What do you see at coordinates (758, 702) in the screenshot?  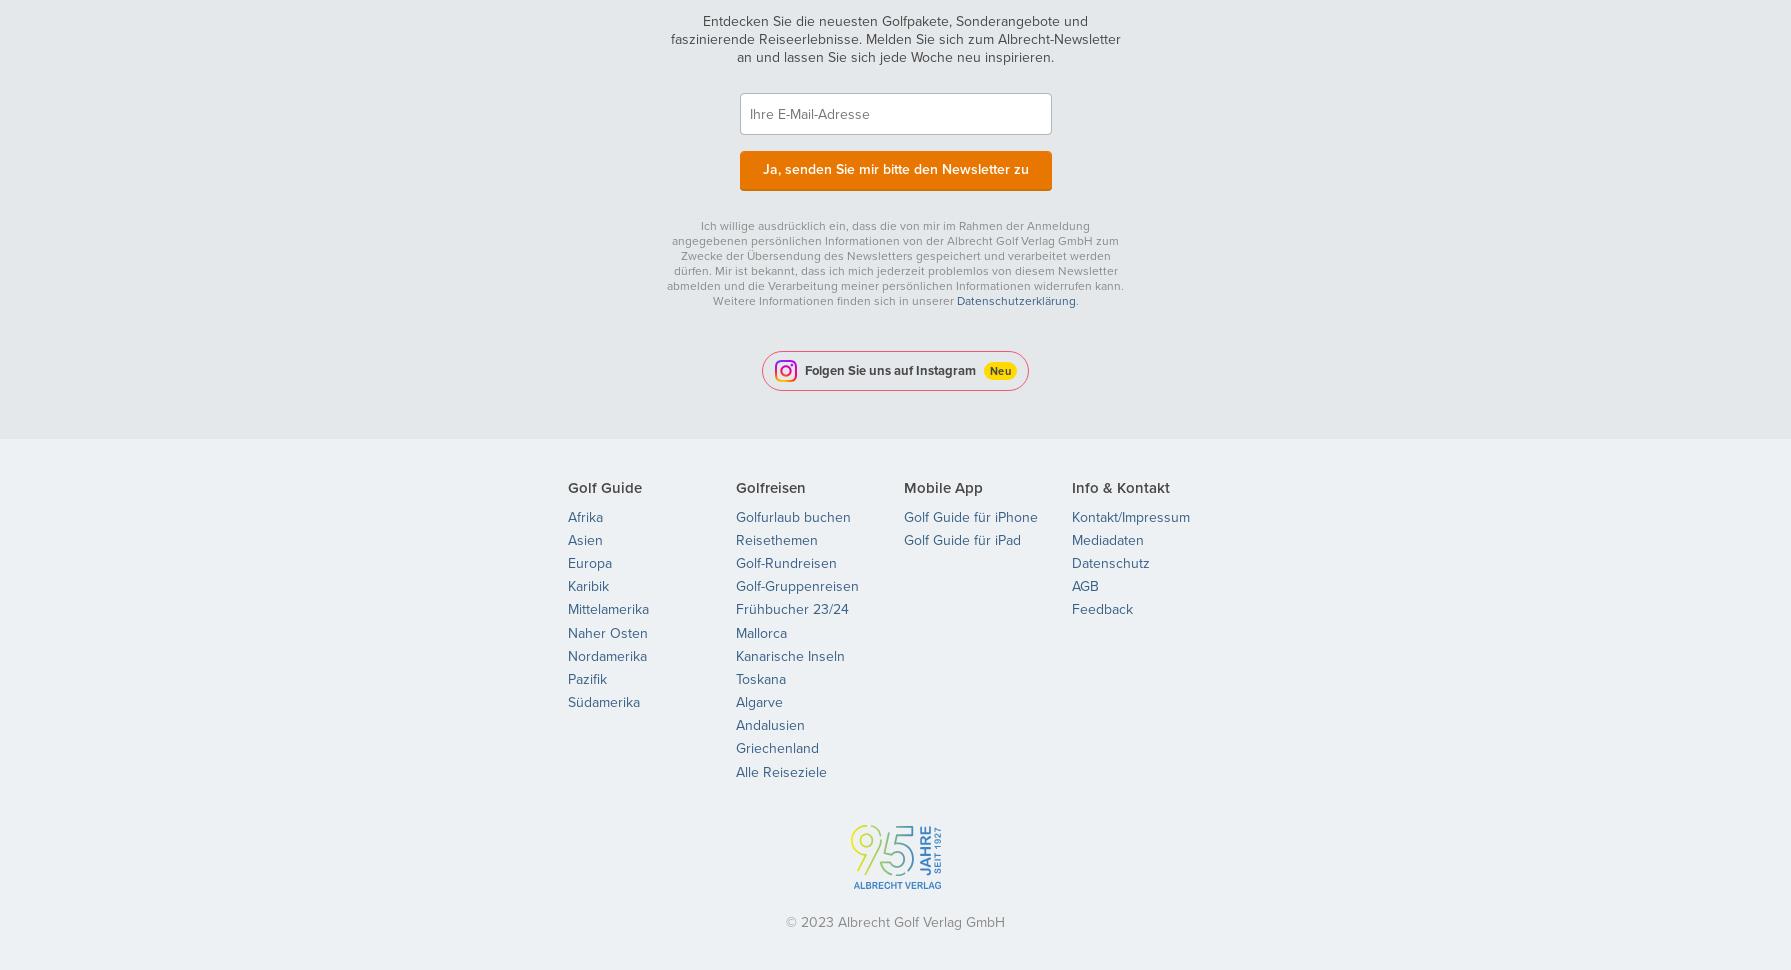 I see `'Algarve'` at bounding box center [758, 702].